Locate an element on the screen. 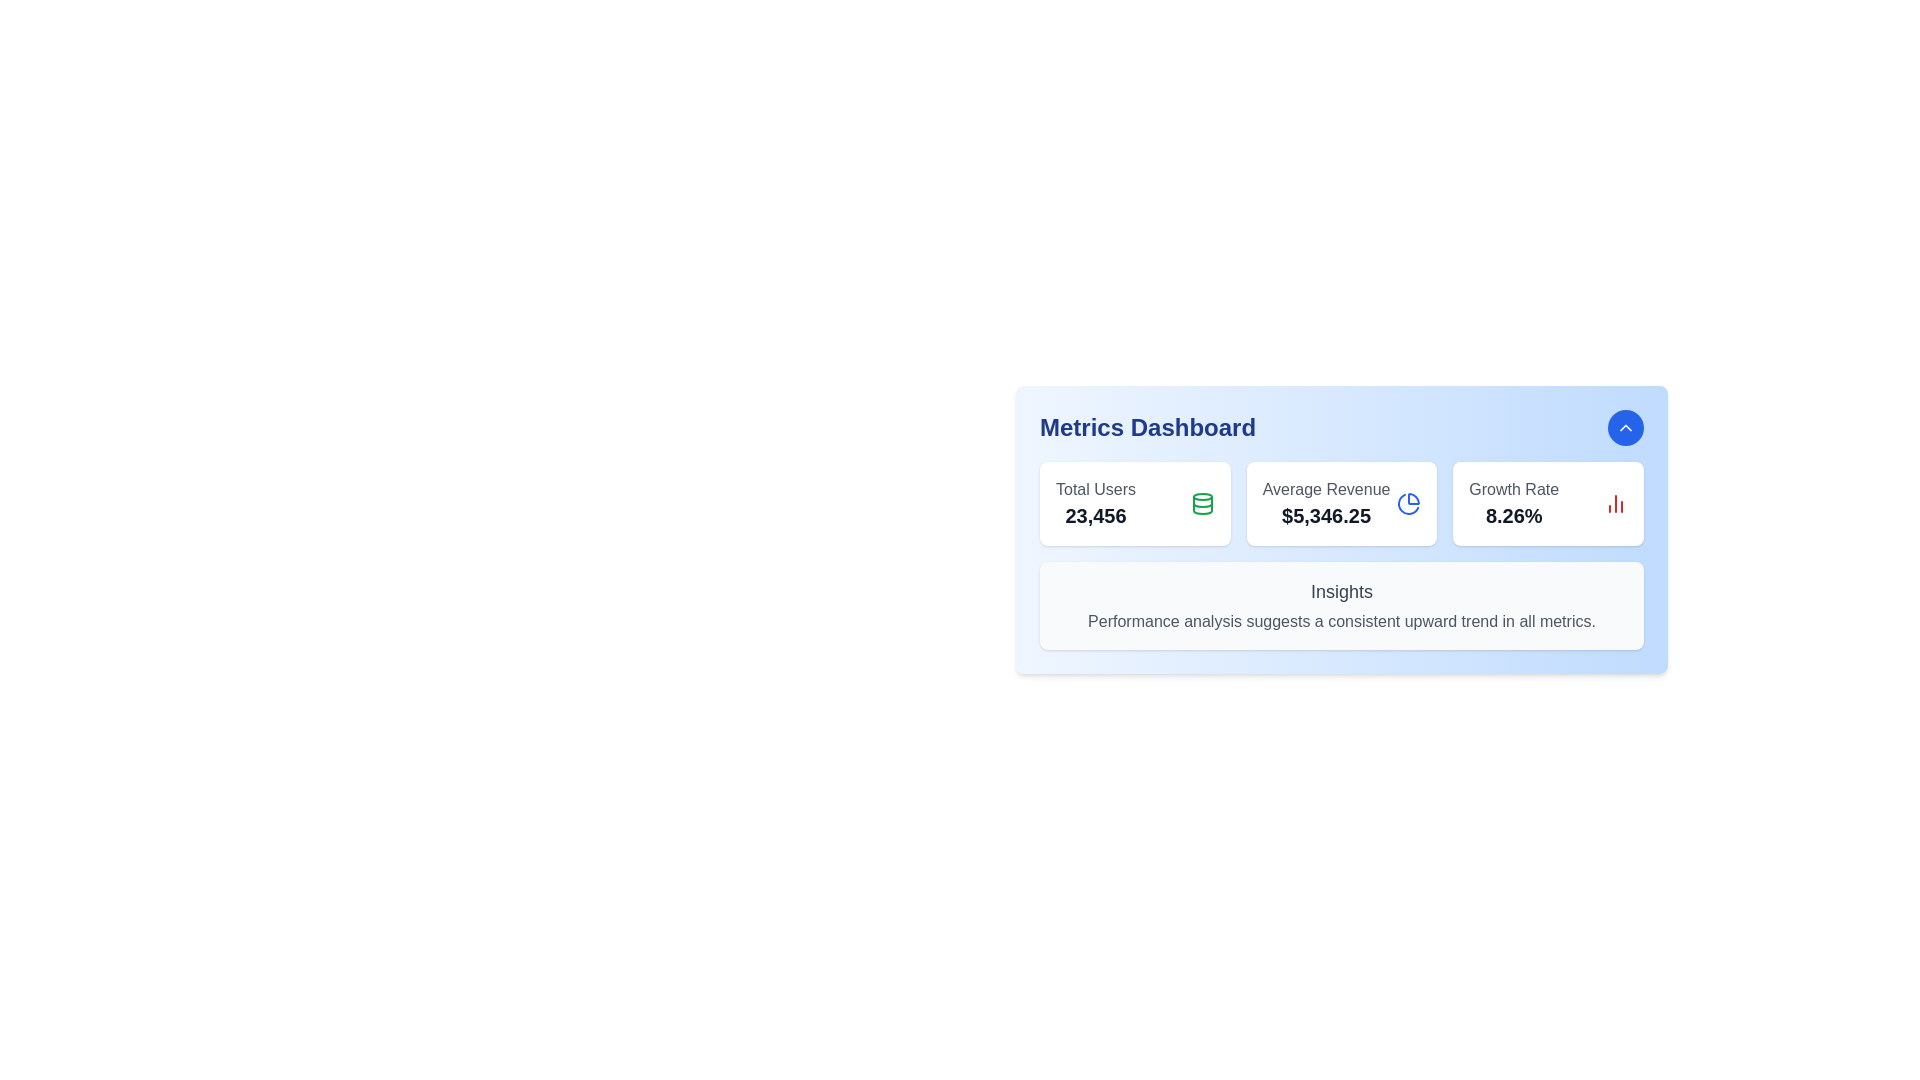 Image resolution: width=1920 pixels, height=1080 pixels. the Informational Card displaying the 'Average Revenue' metric of '$5,346.25' in the Metrics Dashboard section is located at coordinates (1342, 503).